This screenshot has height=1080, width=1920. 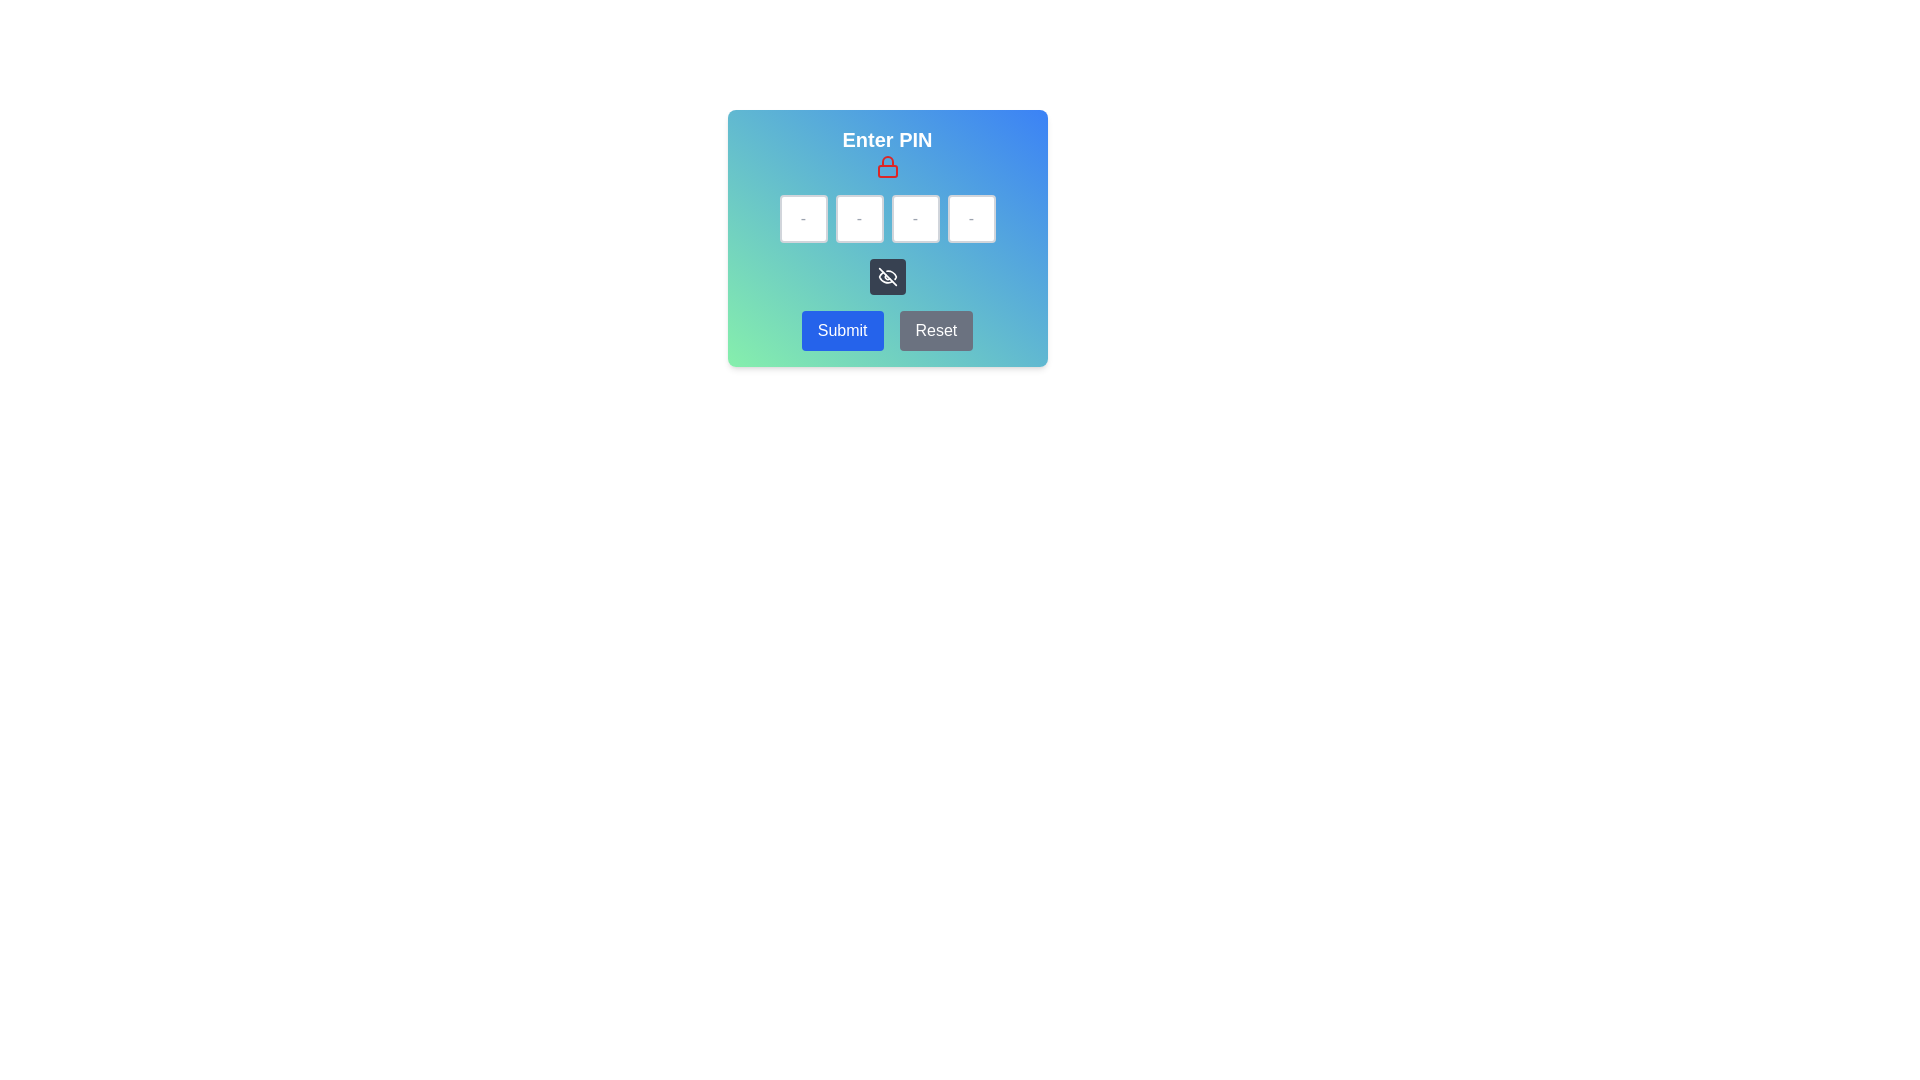 What do you see at coordinates (886, 237) in the screenshot?
I see `the visibility toggle button icon that resembles an eye with a diagonal line, located between the PIN input fields and the action buttons 'Submit' and 'Reset'` at bounding box center [886, 237].